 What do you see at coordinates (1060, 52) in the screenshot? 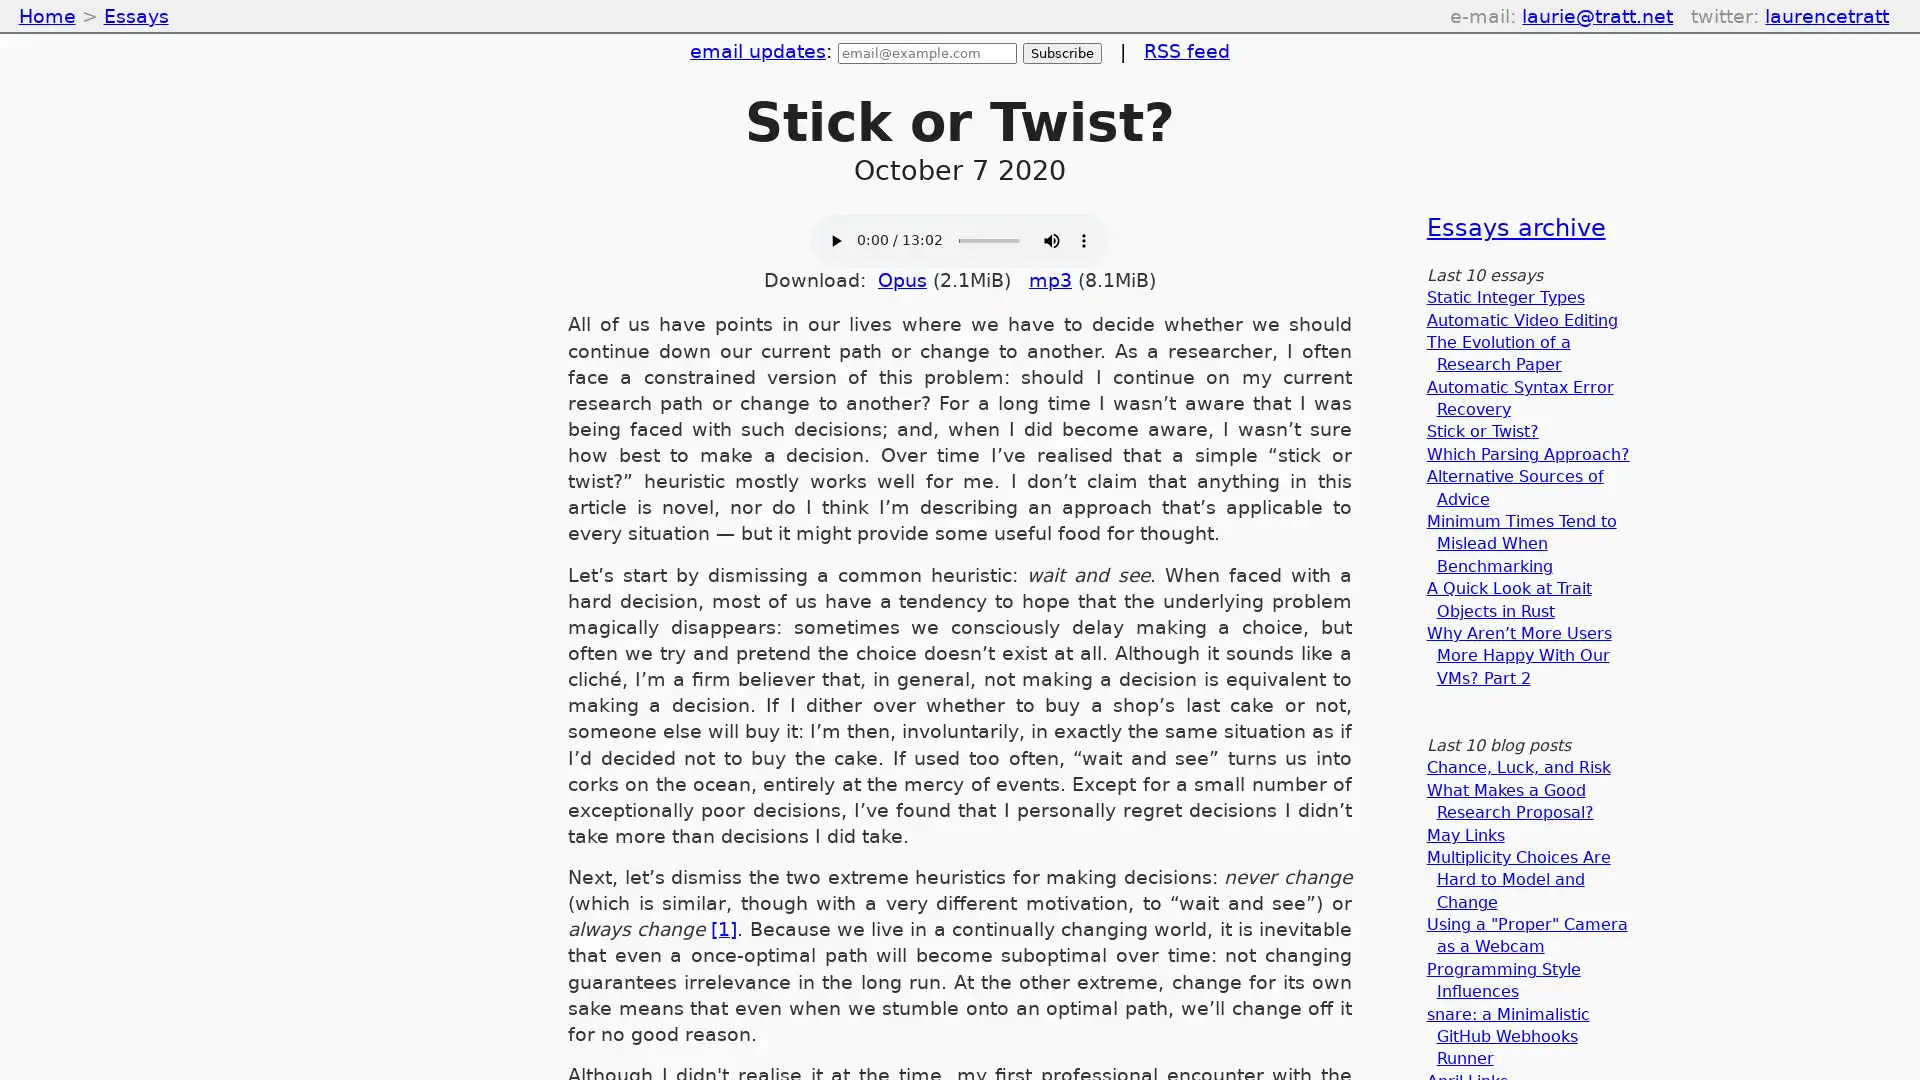
I see `Subscribe` at bounding box center [1060, 52].